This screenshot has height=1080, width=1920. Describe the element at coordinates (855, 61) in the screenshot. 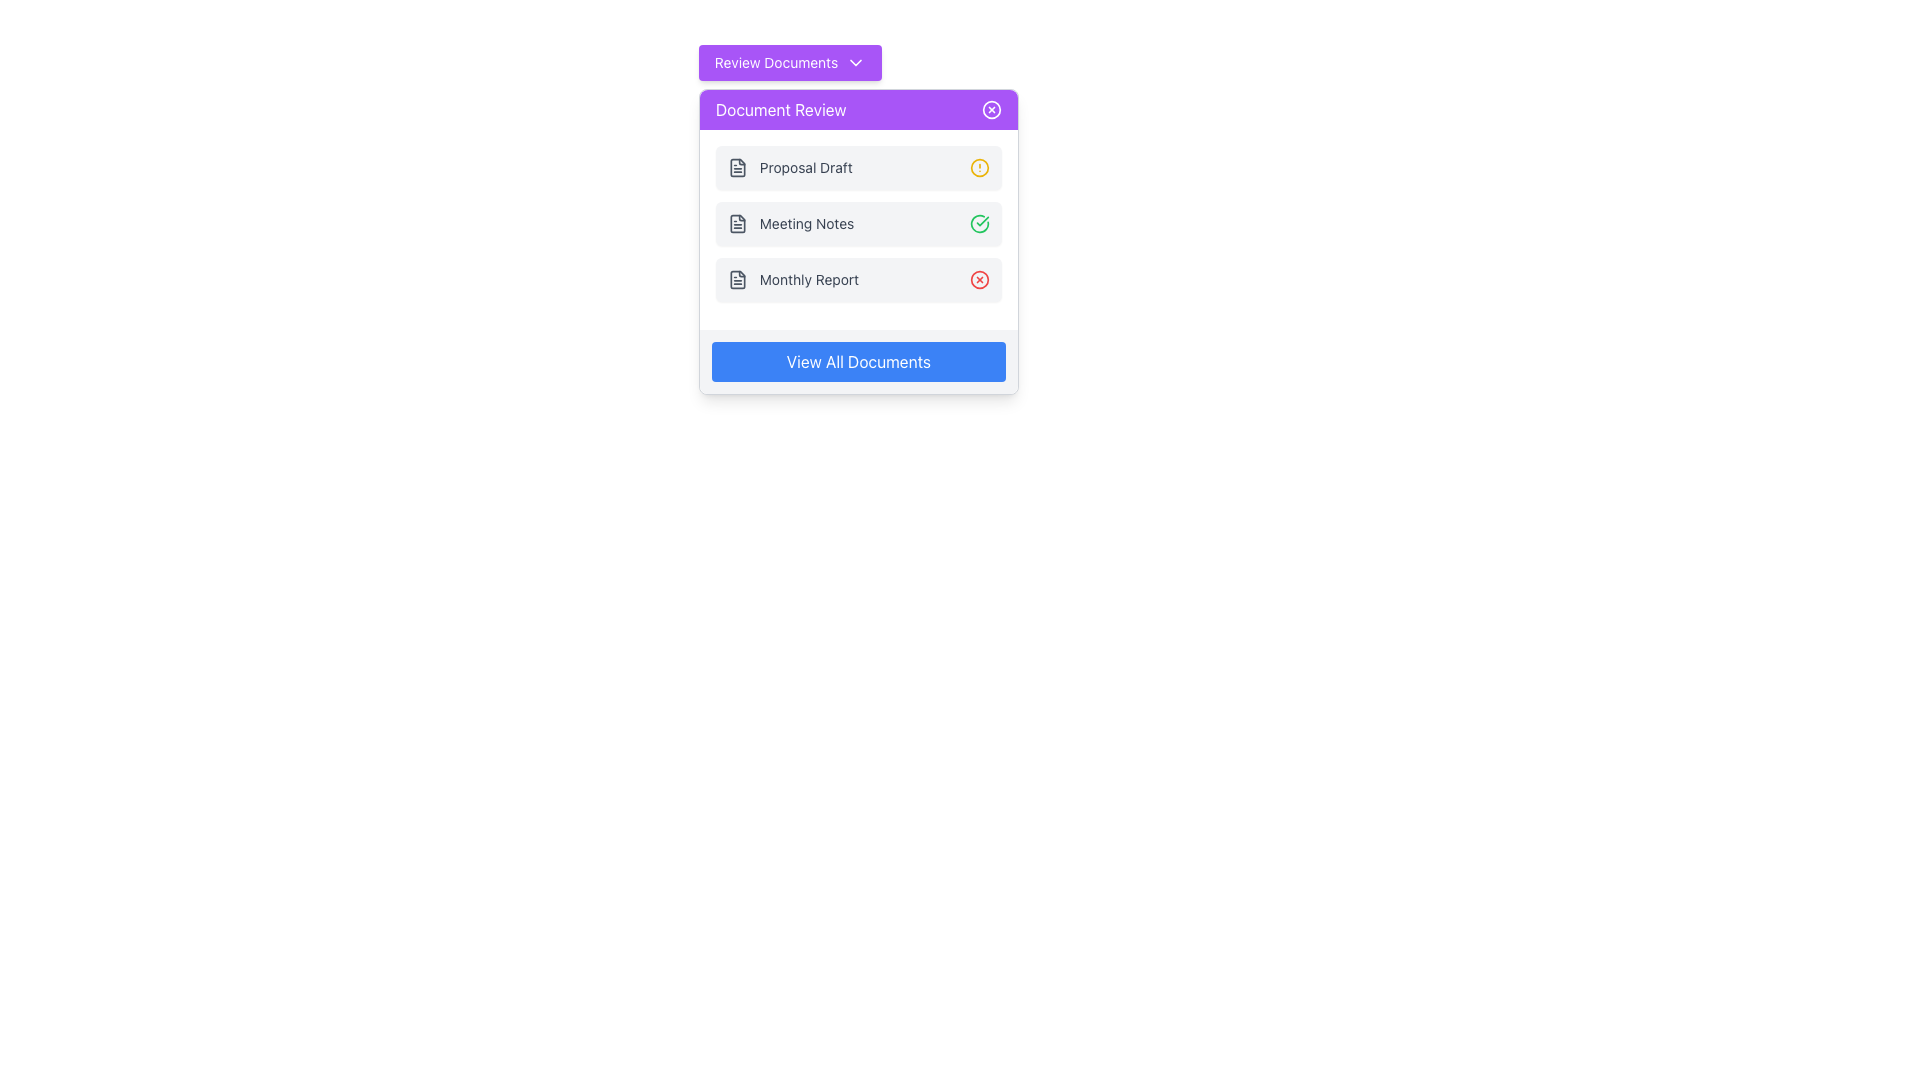

I see `the icon located on the right-hand side of the 'Review Documents' button` at that location.